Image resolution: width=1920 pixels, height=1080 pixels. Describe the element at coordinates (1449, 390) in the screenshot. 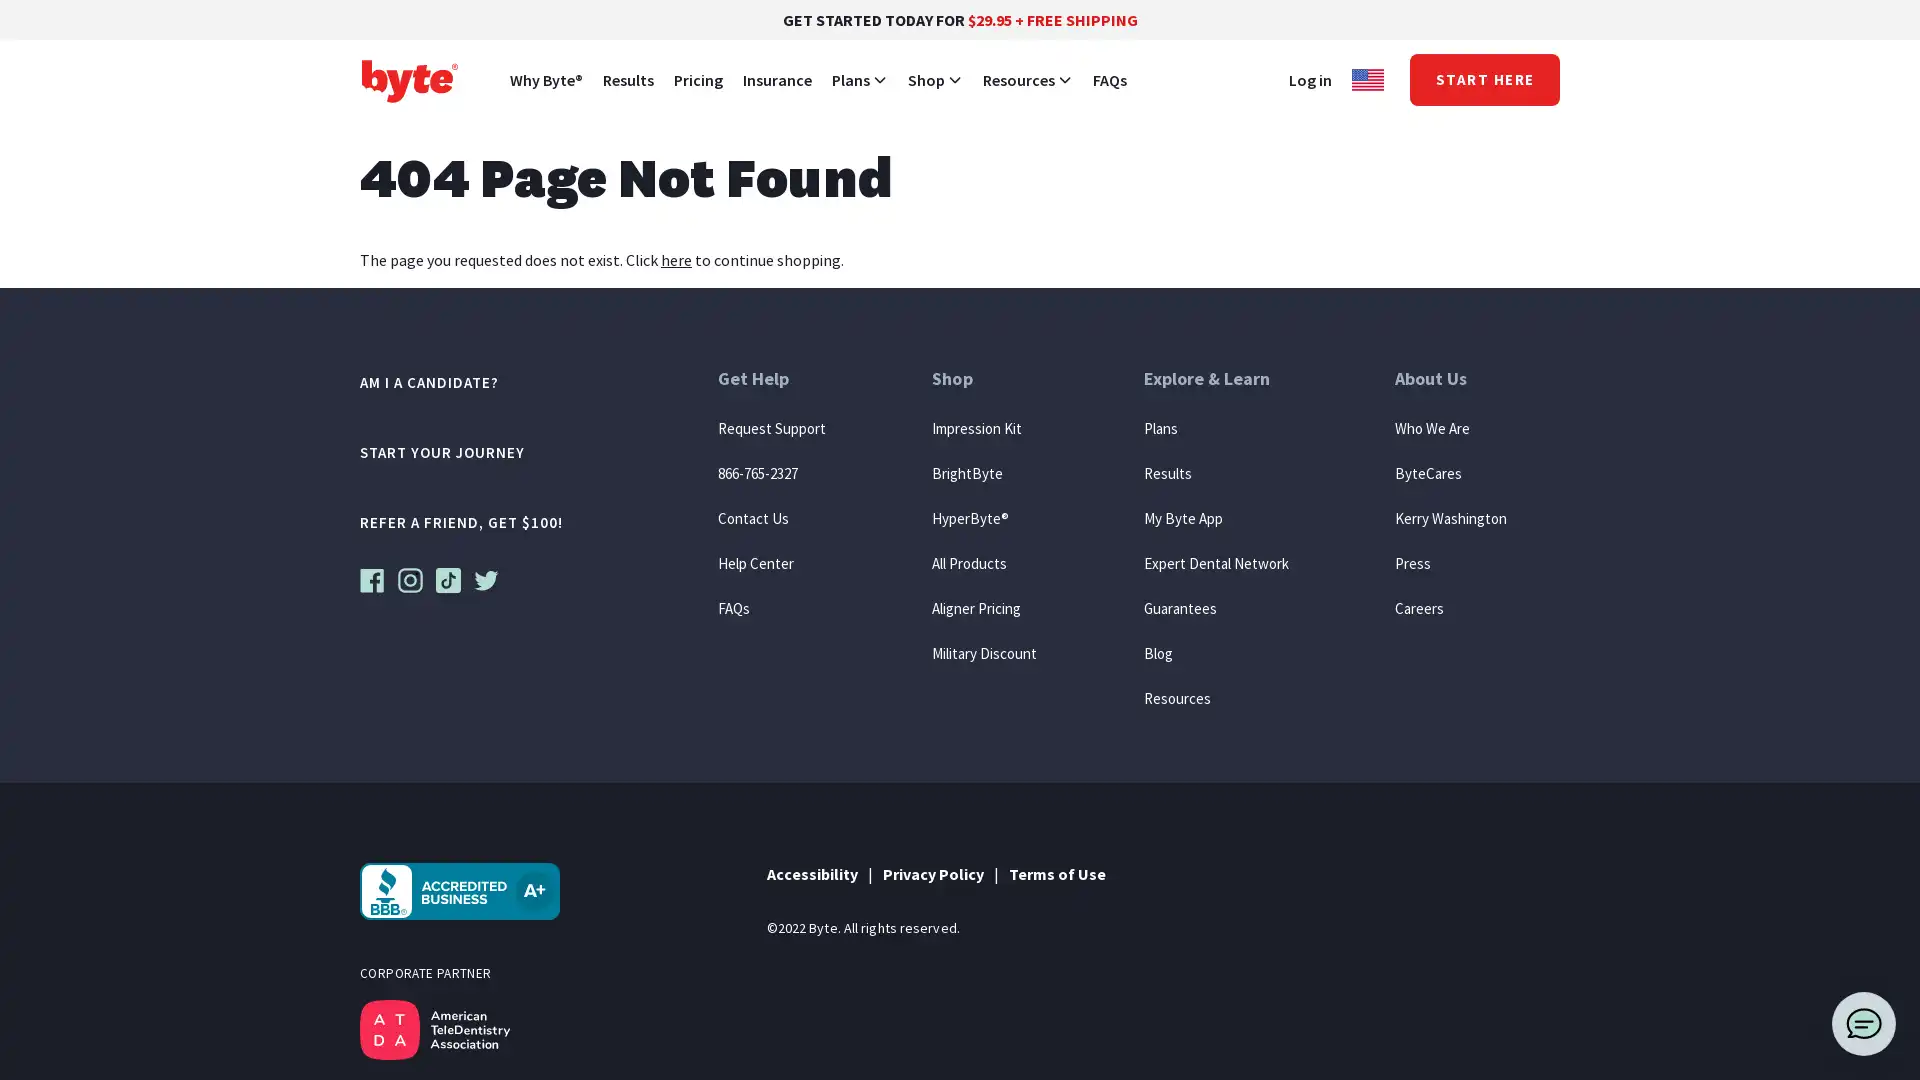

I see `About Us` at that location.